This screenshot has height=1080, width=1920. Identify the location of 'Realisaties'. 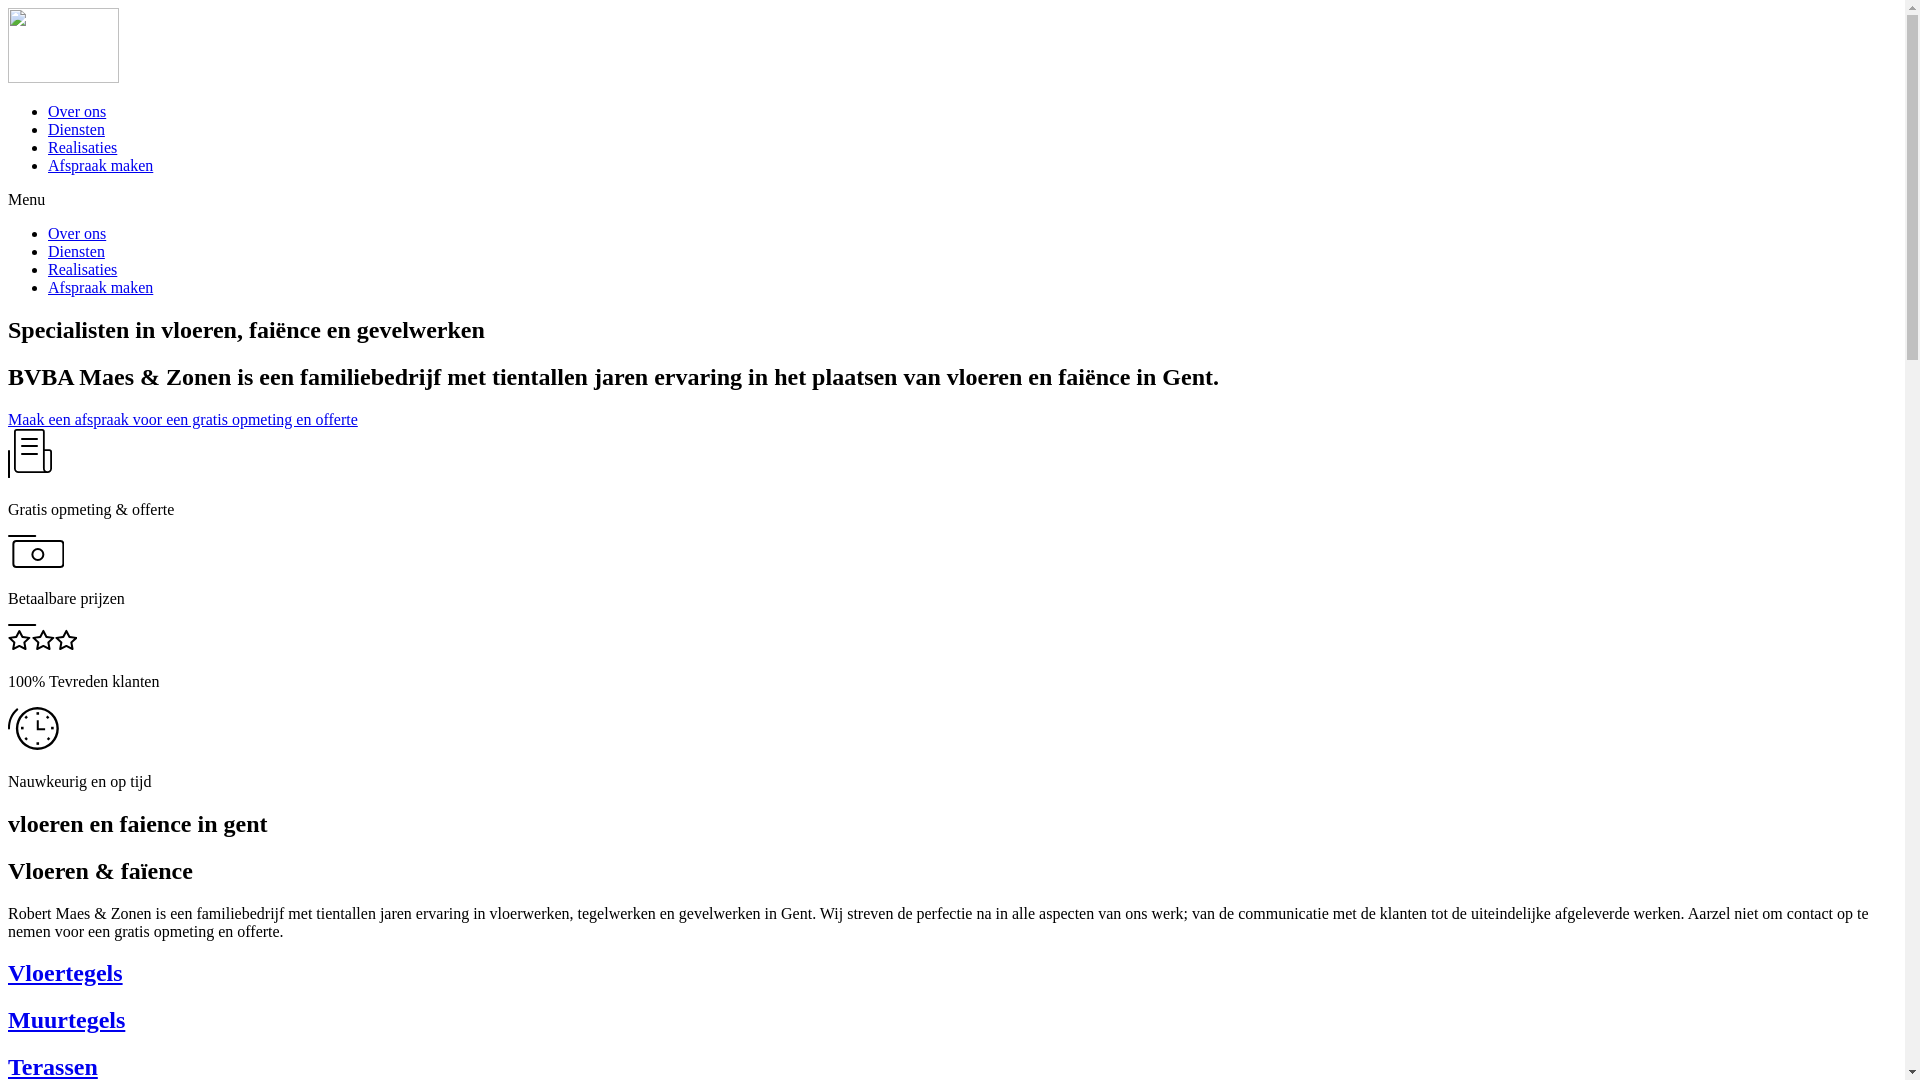
(81, 268).